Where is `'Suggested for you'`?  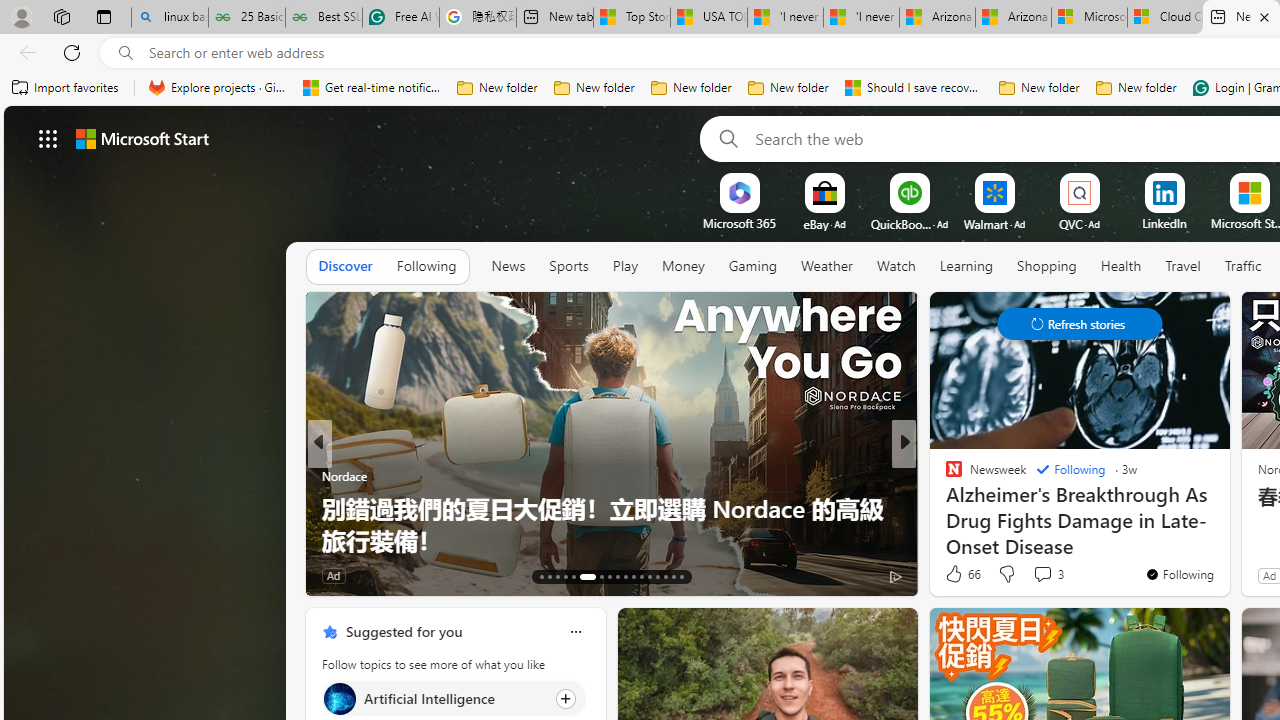 'Suggested for you' is located at coordinates (403, 631).